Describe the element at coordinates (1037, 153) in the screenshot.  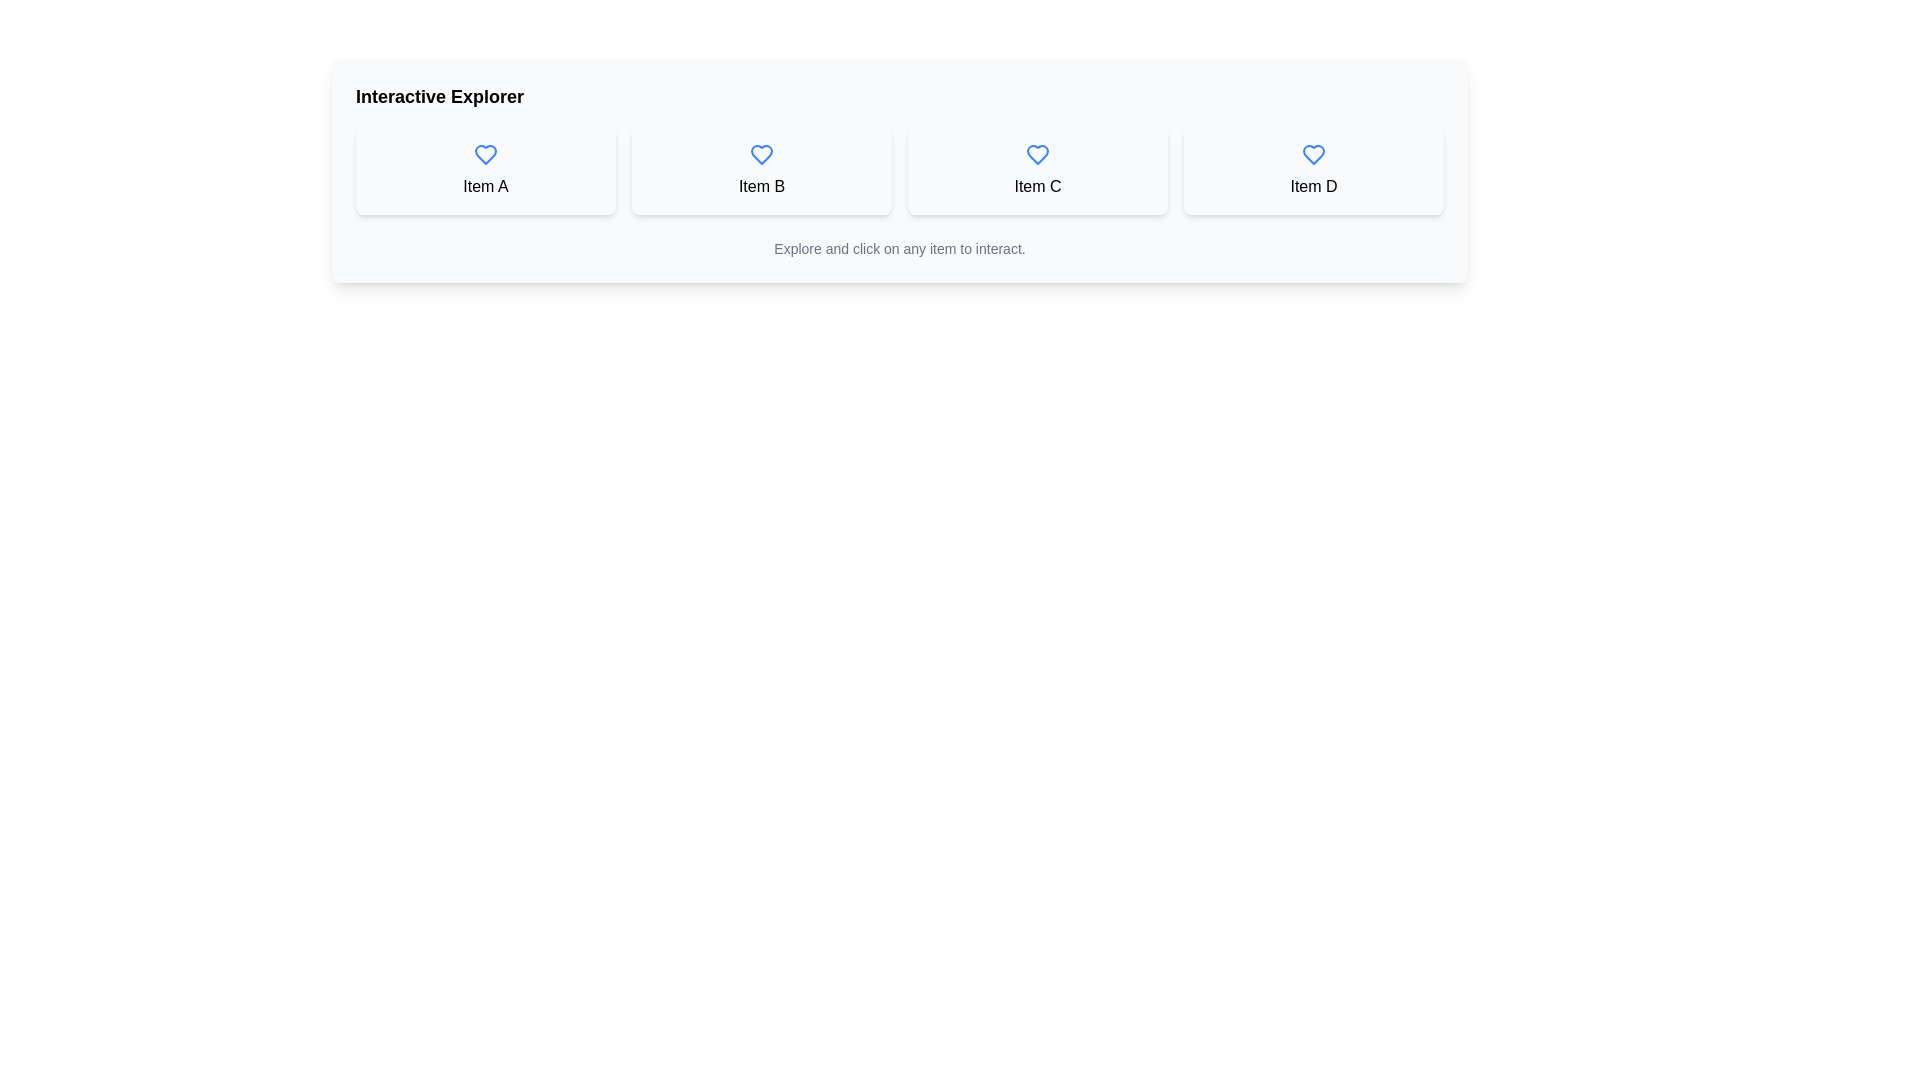
I see `the favoriting icon located in the third position under 'Item C', which visually indicates a liking action` at that location.